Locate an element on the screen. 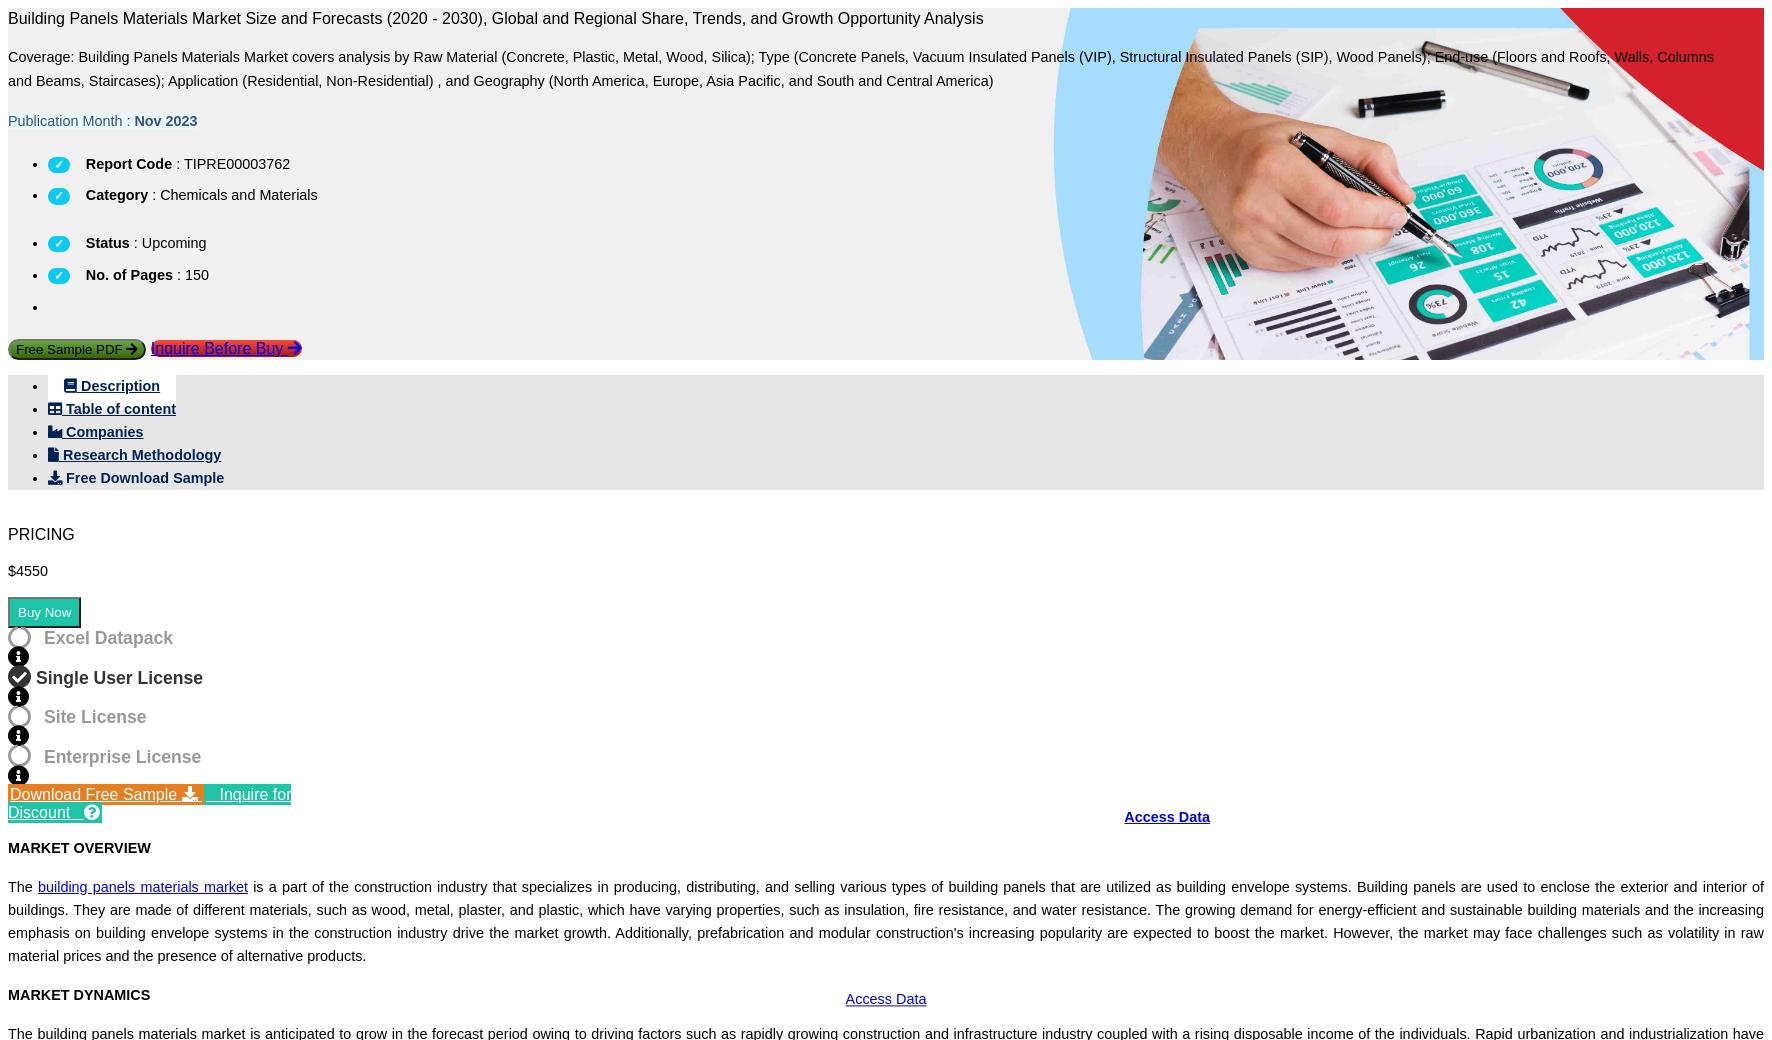  'COVID-19' is located at coordinates (1232, 632).